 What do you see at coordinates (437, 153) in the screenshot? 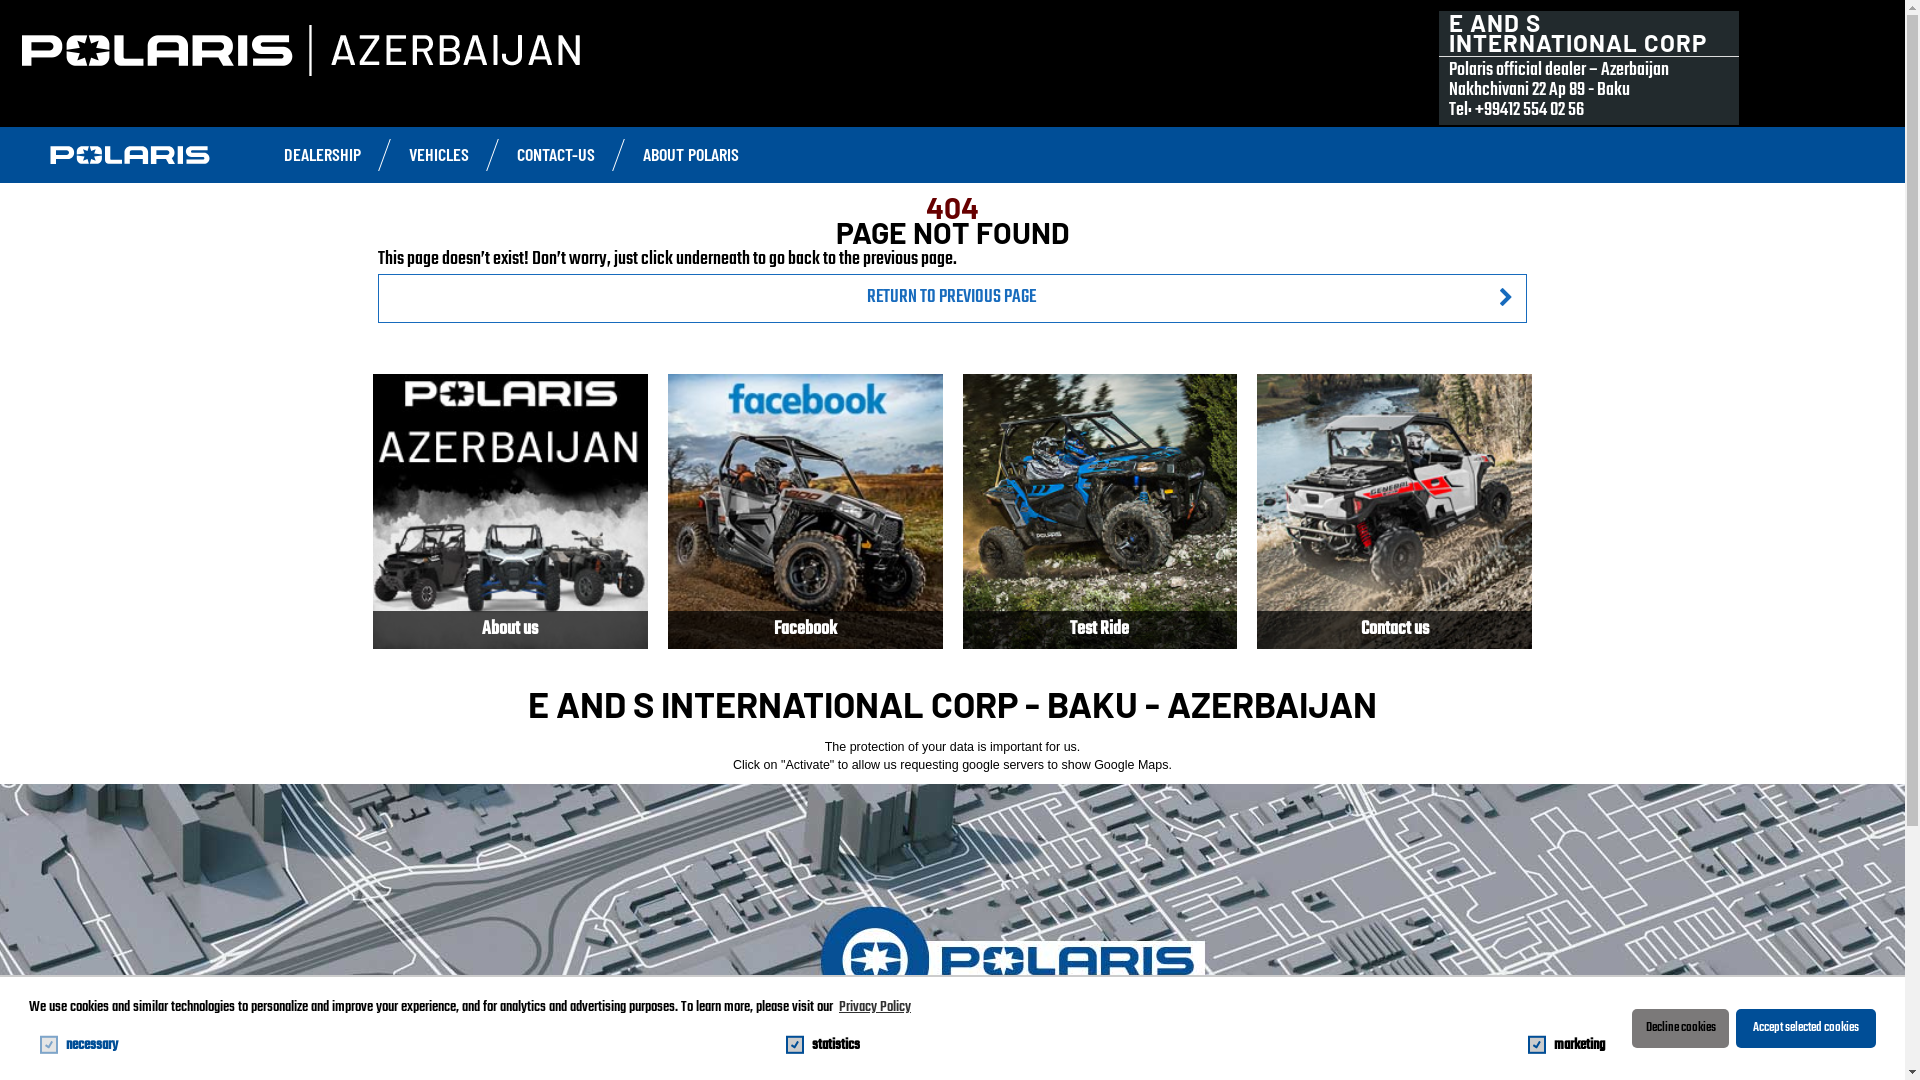
I see `'VEHICLES'` at bounding box center [437, 153].